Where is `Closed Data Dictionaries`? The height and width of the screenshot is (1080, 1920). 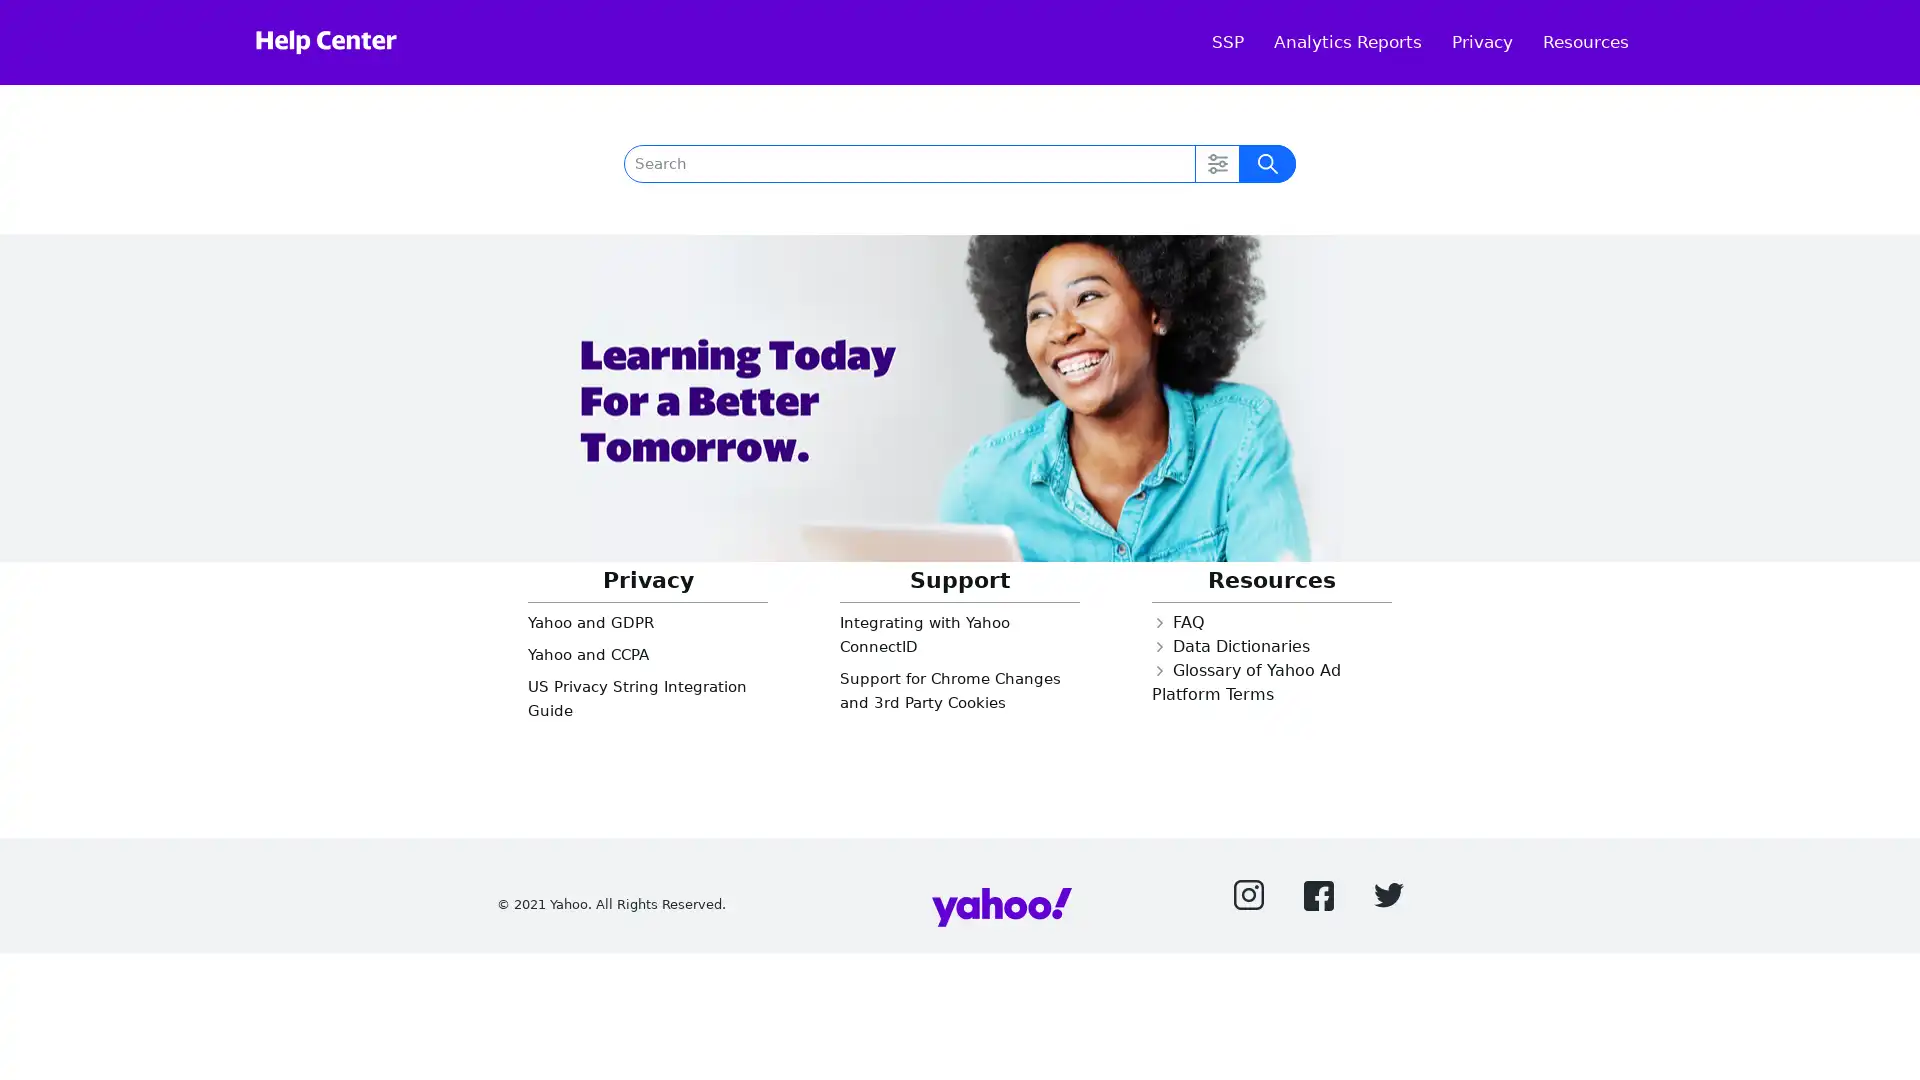
Closed Data Dictionaries is located at coordinates (1229, 646).